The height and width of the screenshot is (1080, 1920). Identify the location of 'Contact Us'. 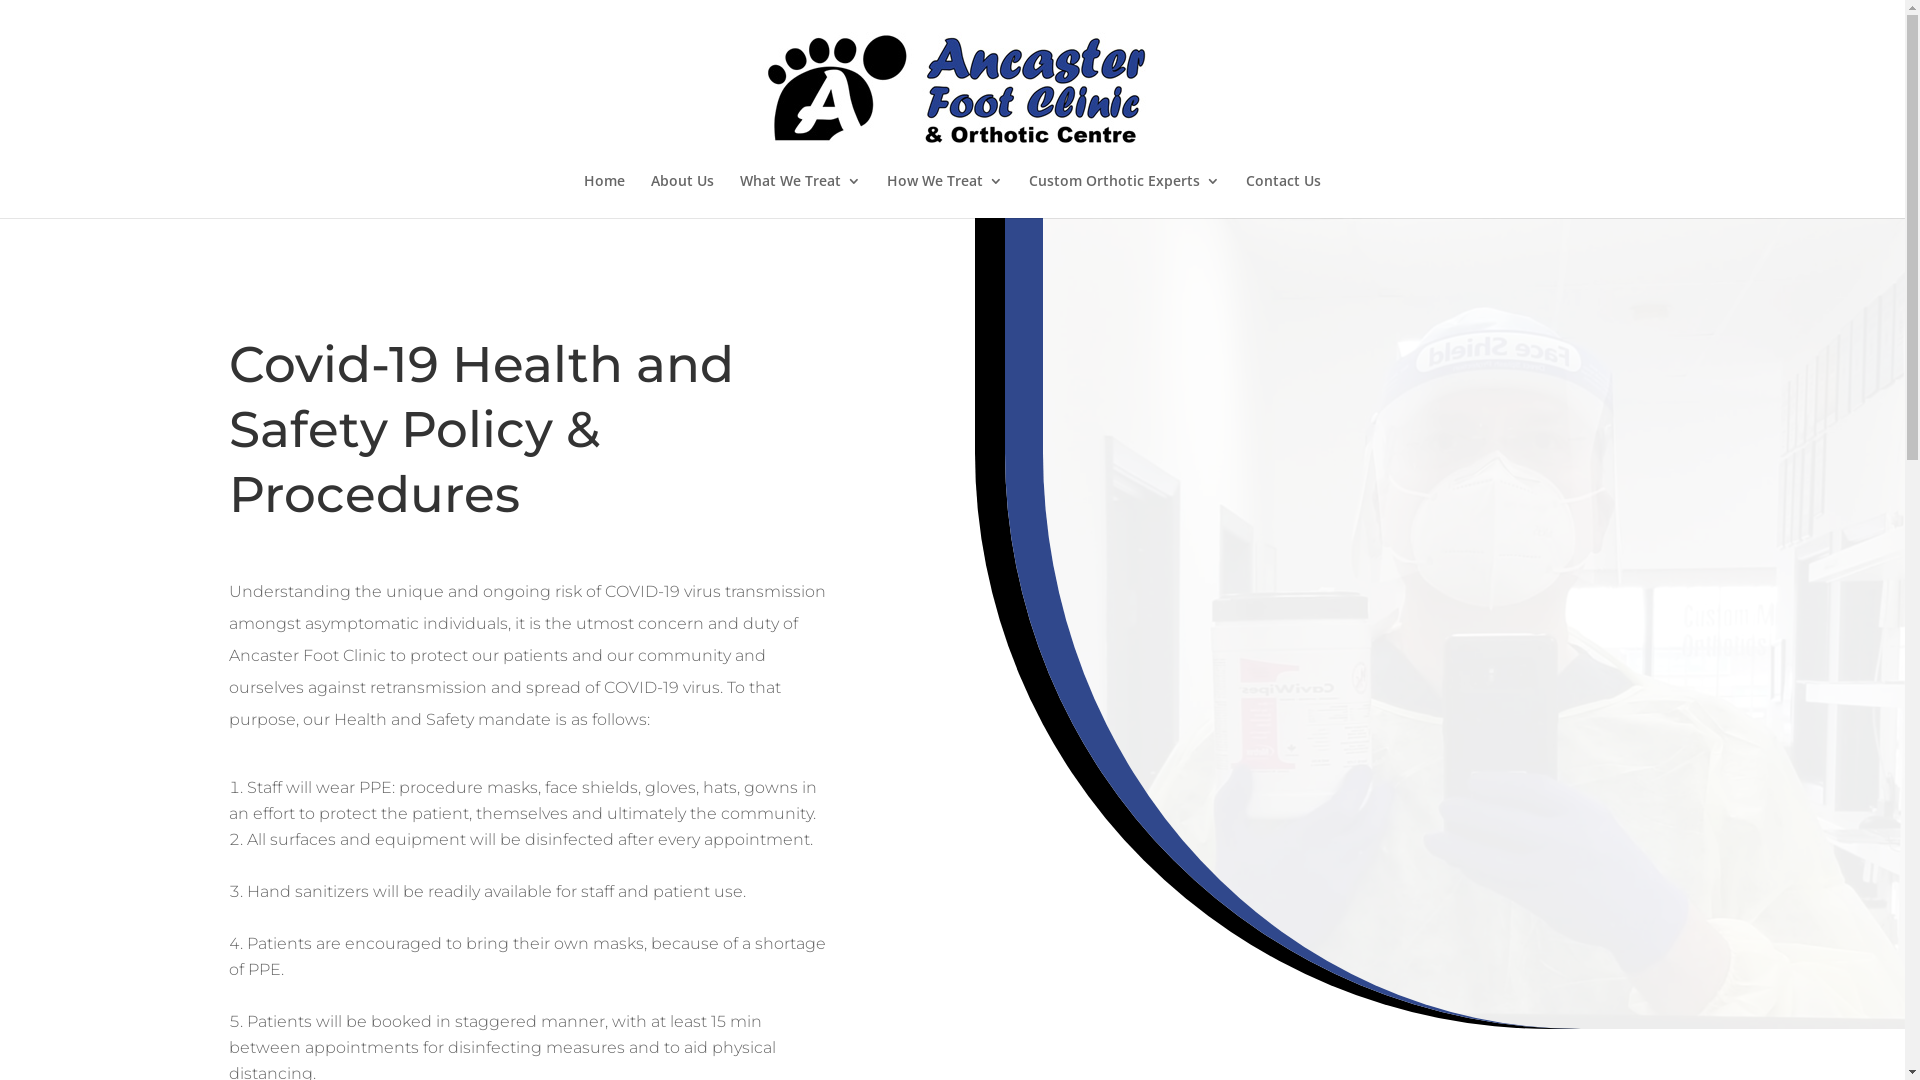
(1283, 196).